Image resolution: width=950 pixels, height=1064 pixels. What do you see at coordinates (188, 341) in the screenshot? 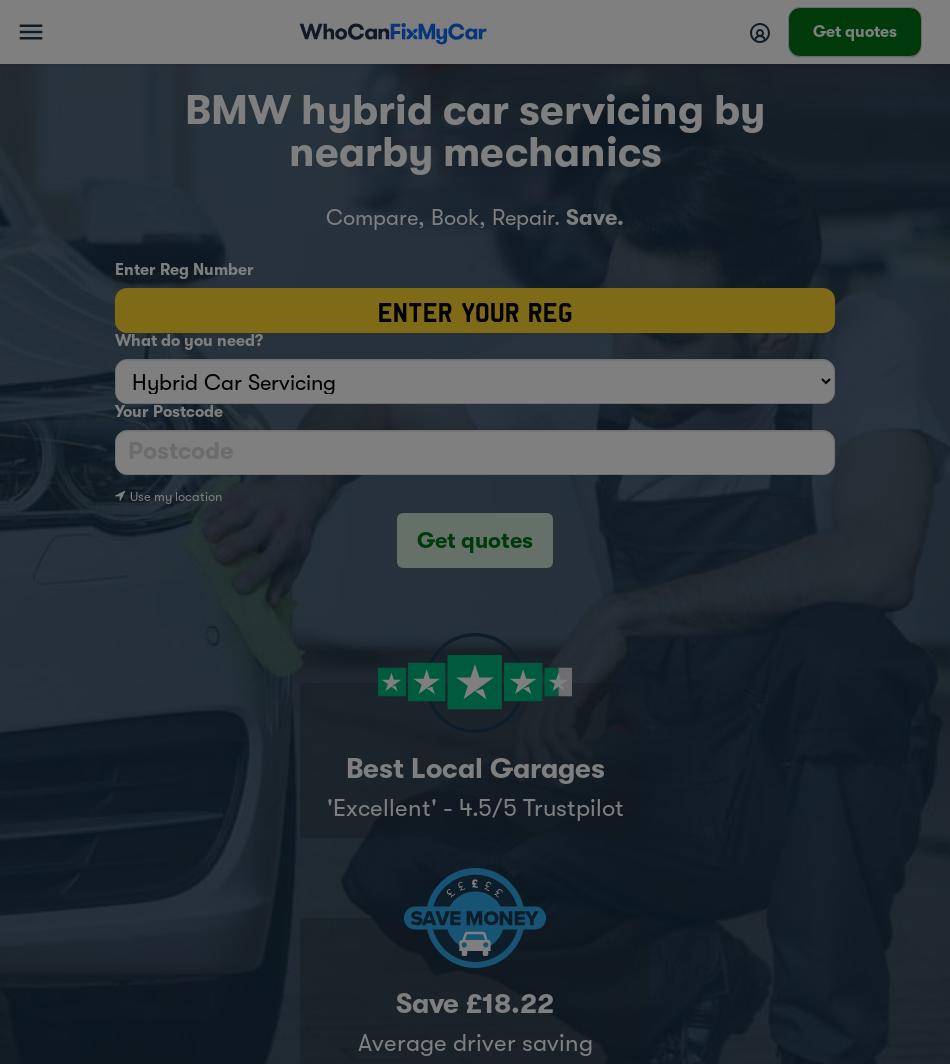
I see `'What do you need?'` at bounding box center [188, 341].